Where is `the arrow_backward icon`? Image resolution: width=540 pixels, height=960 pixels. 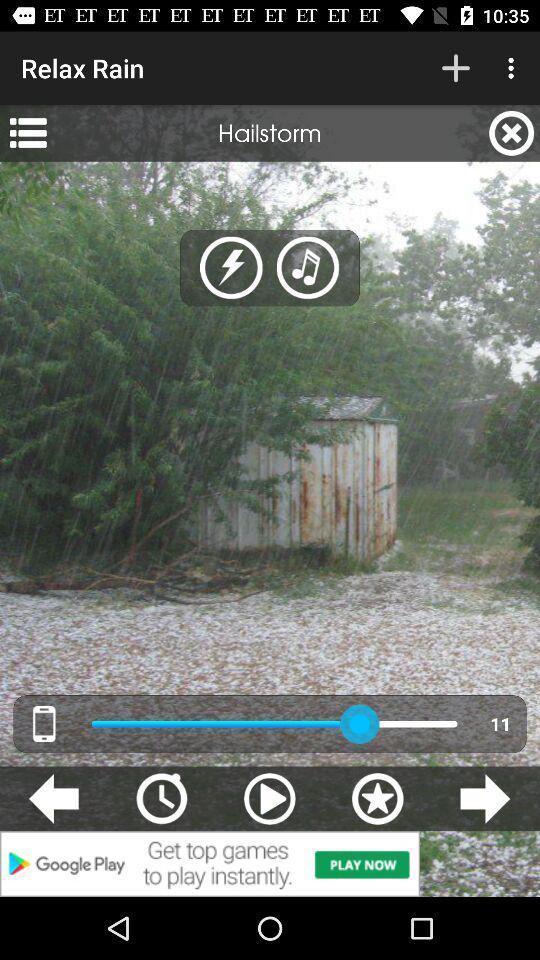 the arrow_backward icon is located at coordinates (53, 798).